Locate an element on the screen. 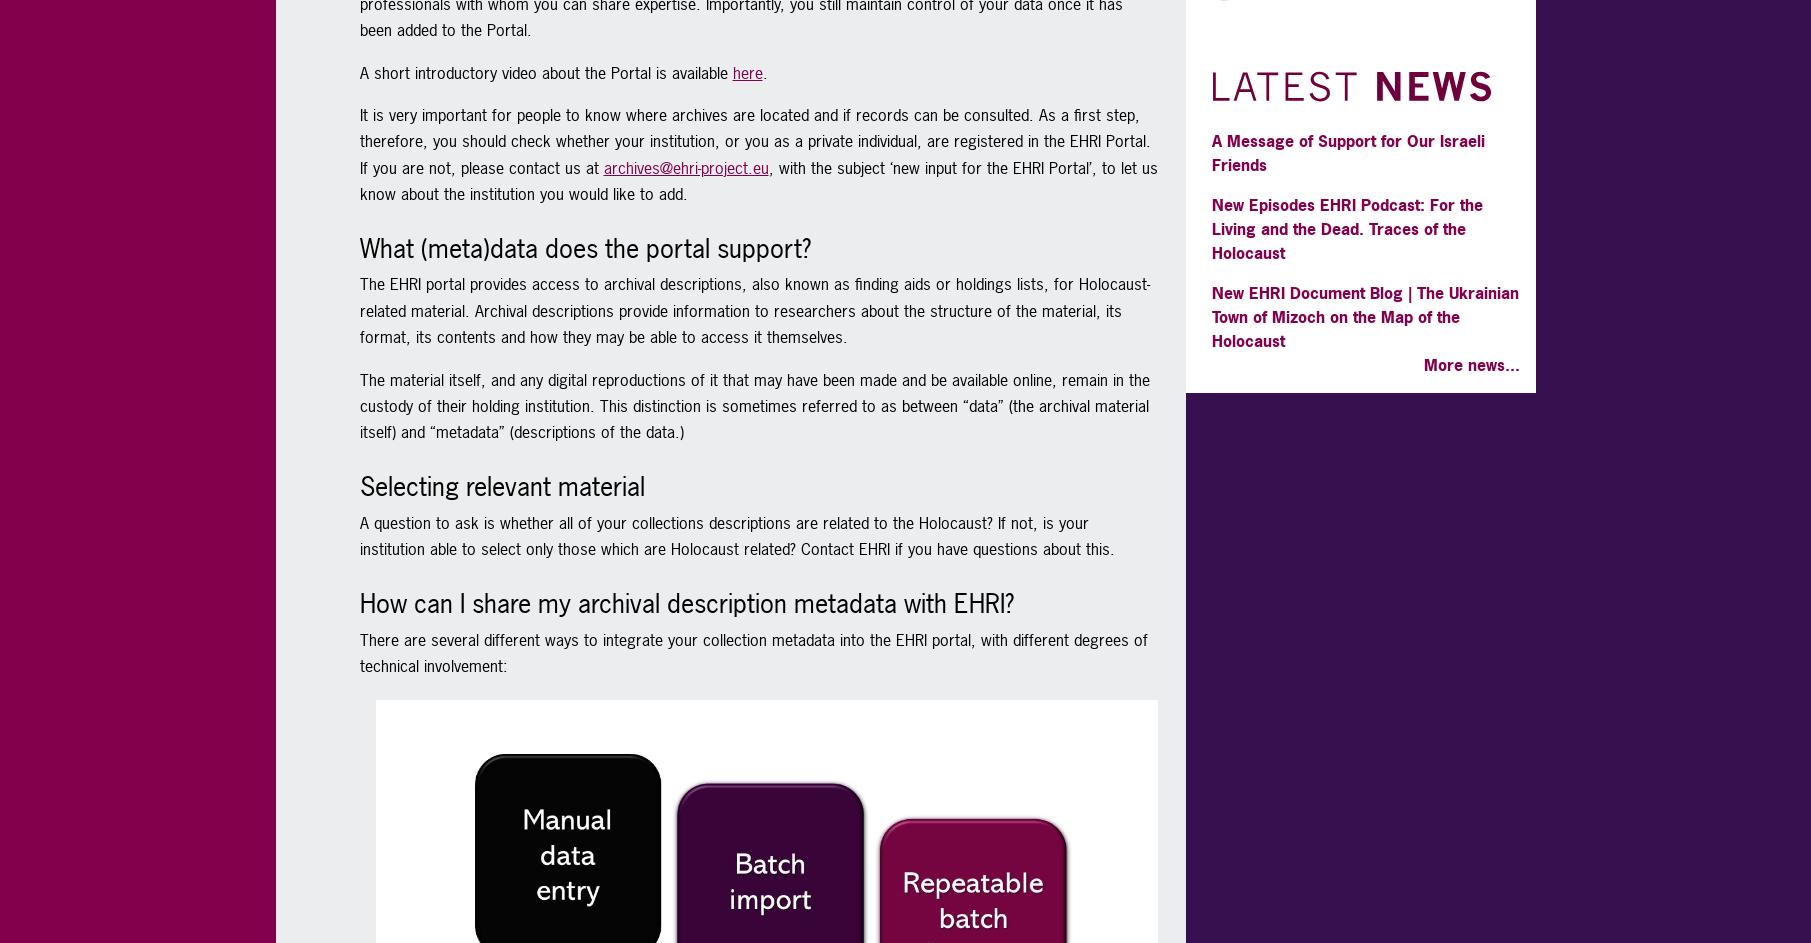 The image size is (1811, 943). '.' is located at coordinates (765, 71).